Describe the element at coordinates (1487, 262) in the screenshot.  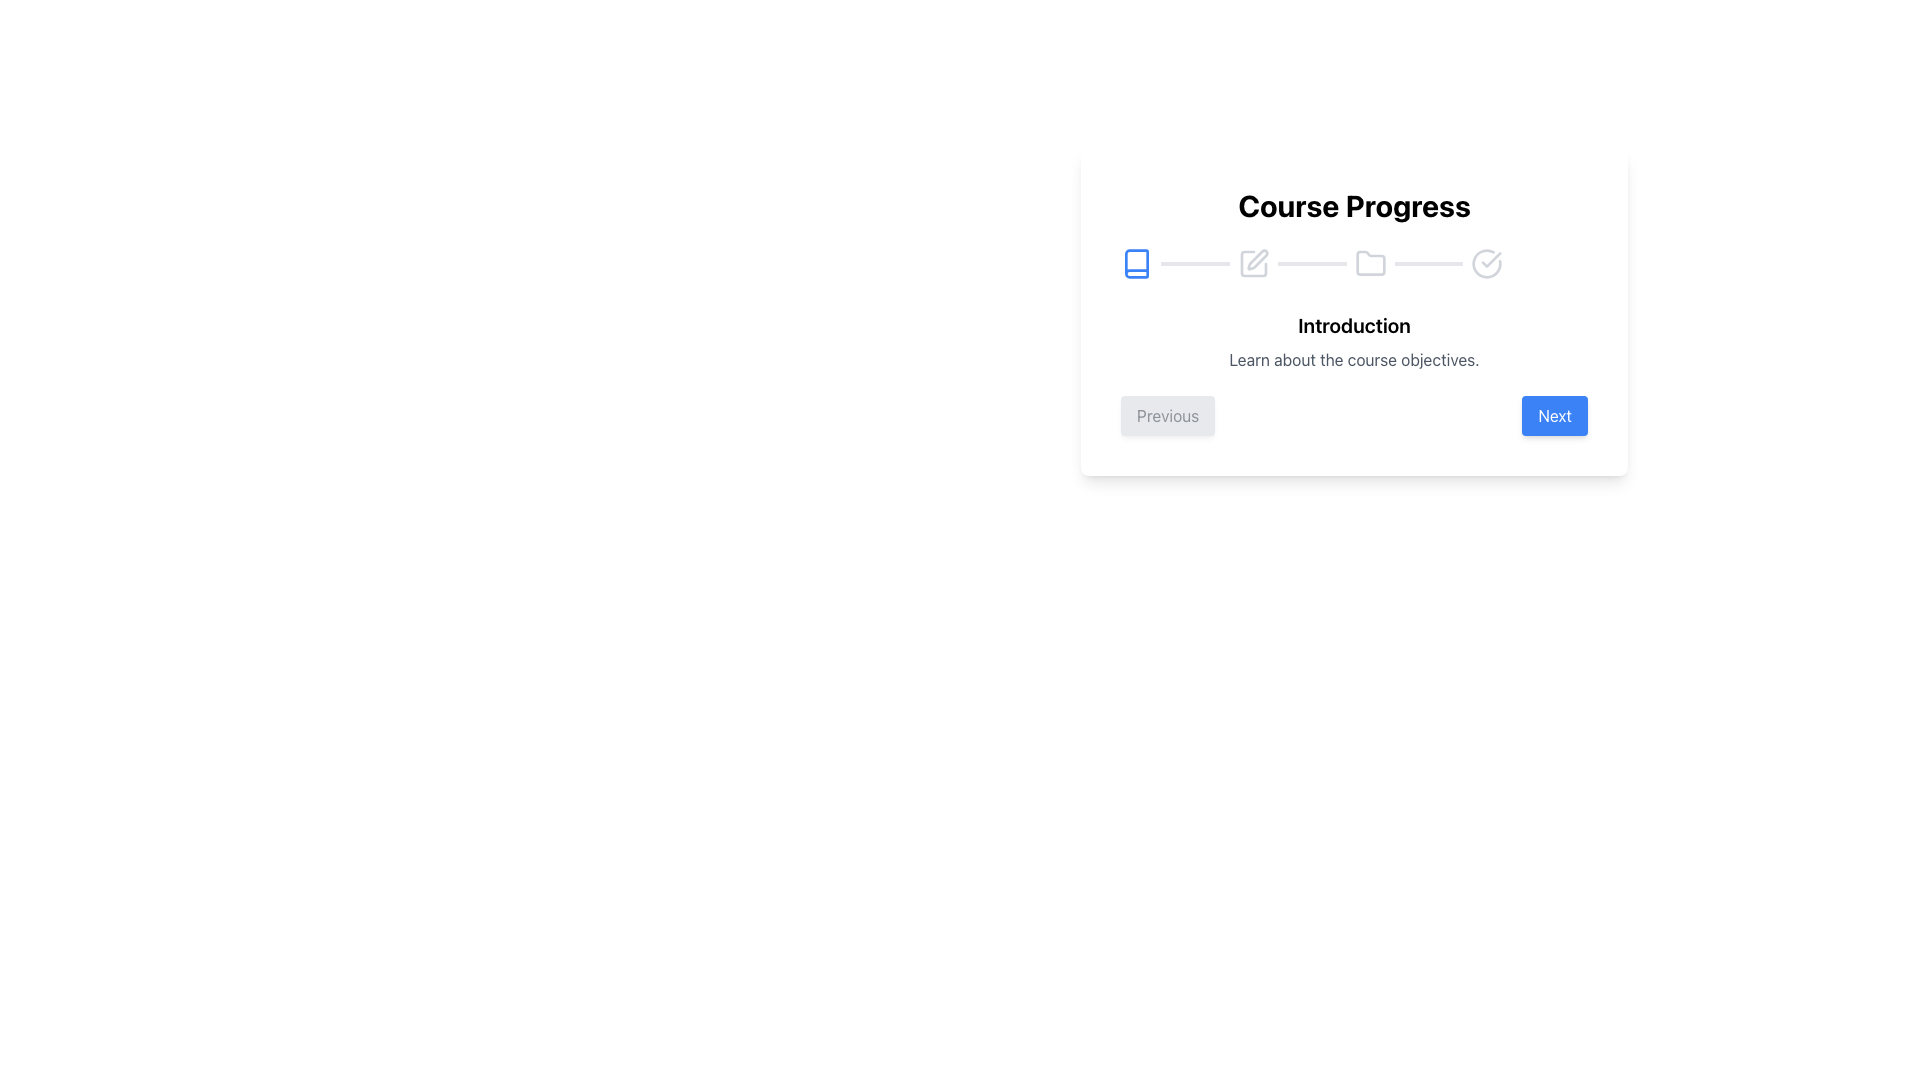
I see `the rightmost icon in the horizontal progress bar that serves as a visual indicator for progress tracking` at that location.